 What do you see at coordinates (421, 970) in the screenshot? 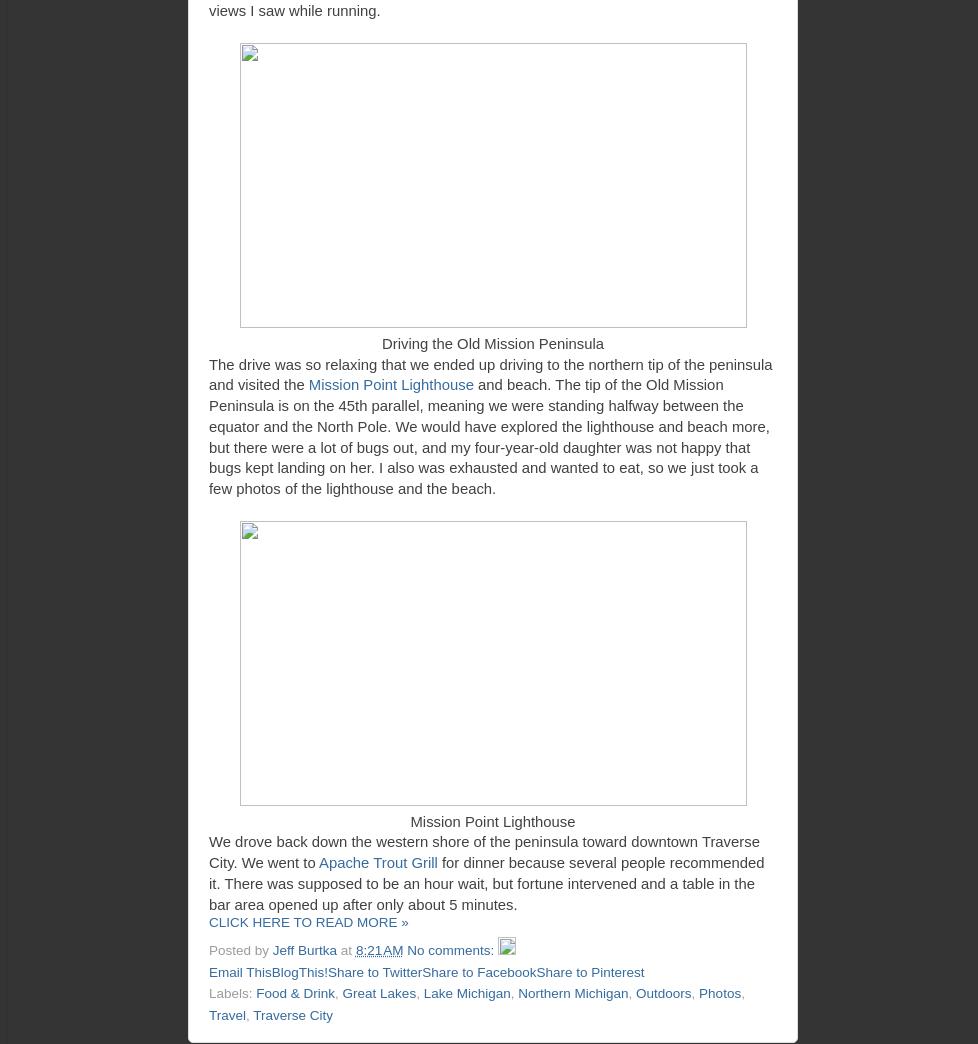
I see `'Share to Facebook'` at bounding box center [421, 970].